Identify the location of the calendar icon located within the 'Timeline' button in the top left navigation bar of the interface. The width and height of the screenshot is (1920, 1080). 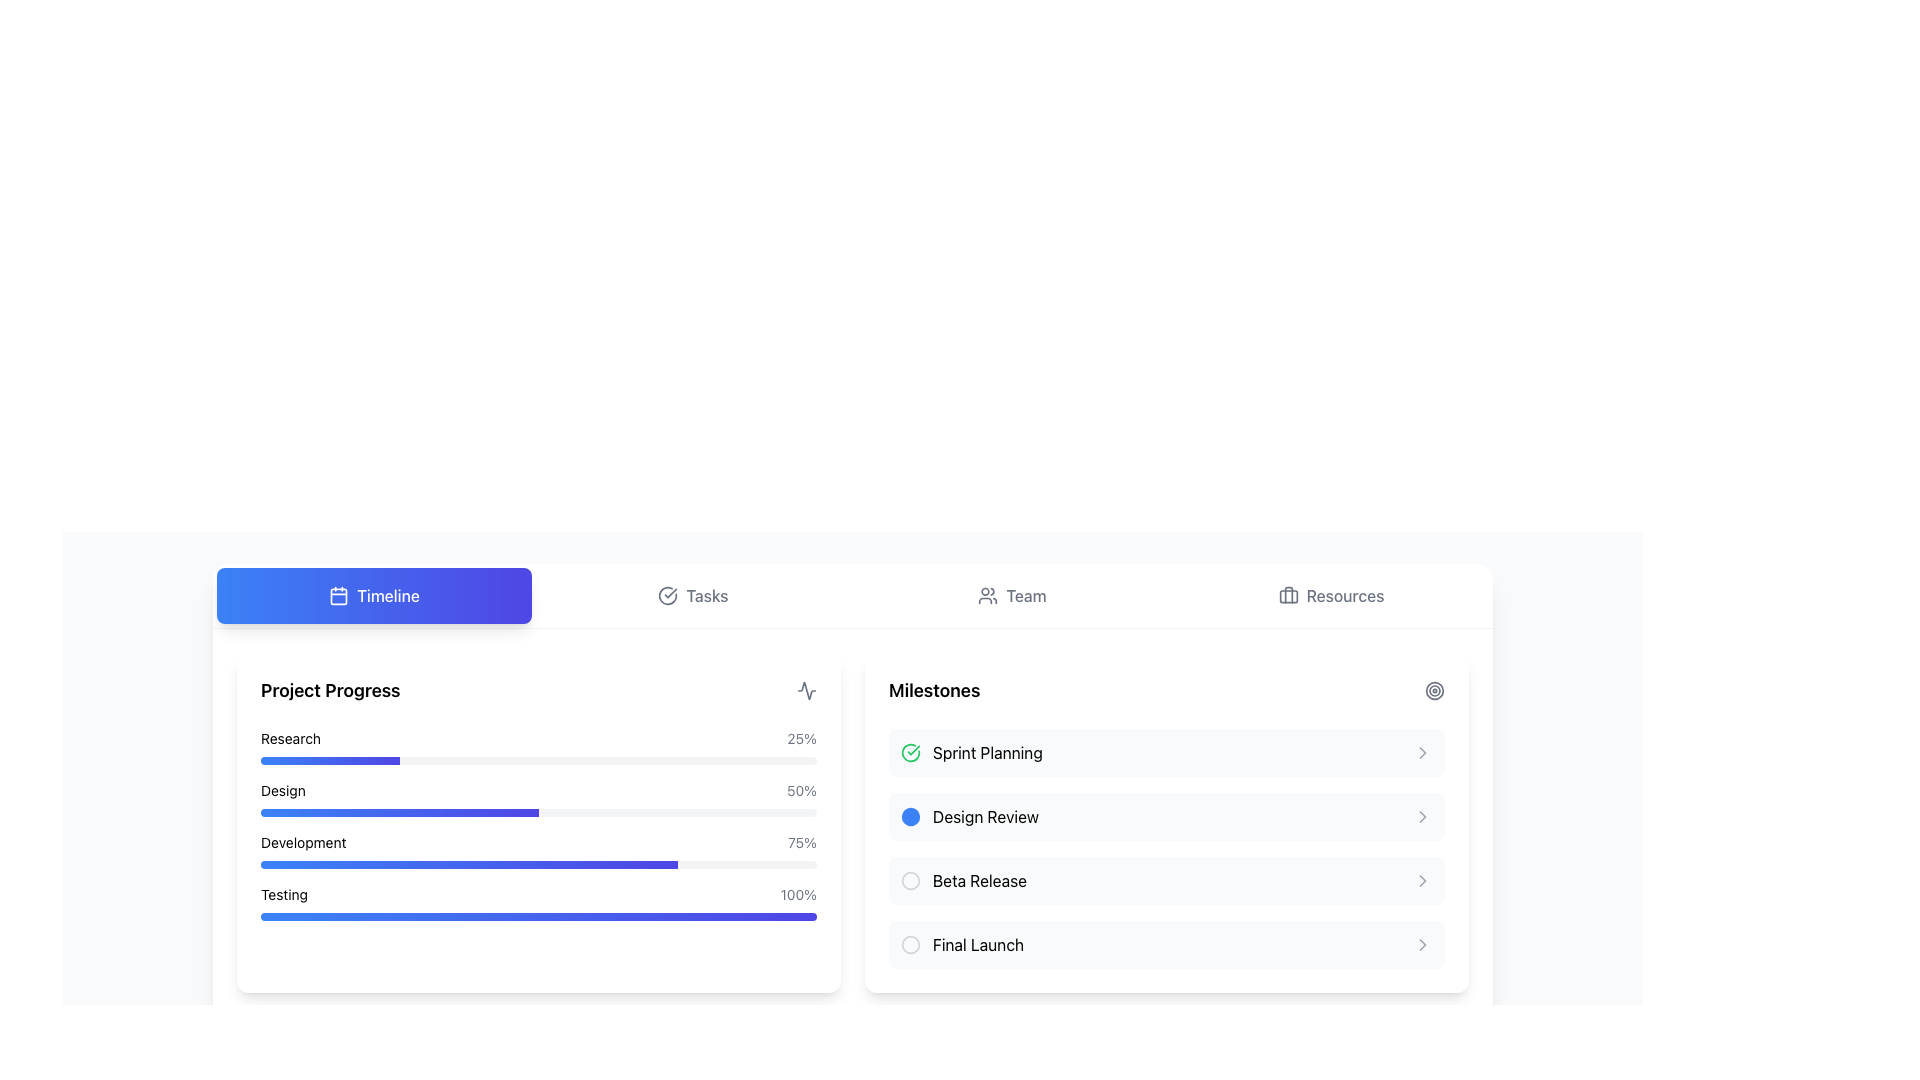
(339, 595).